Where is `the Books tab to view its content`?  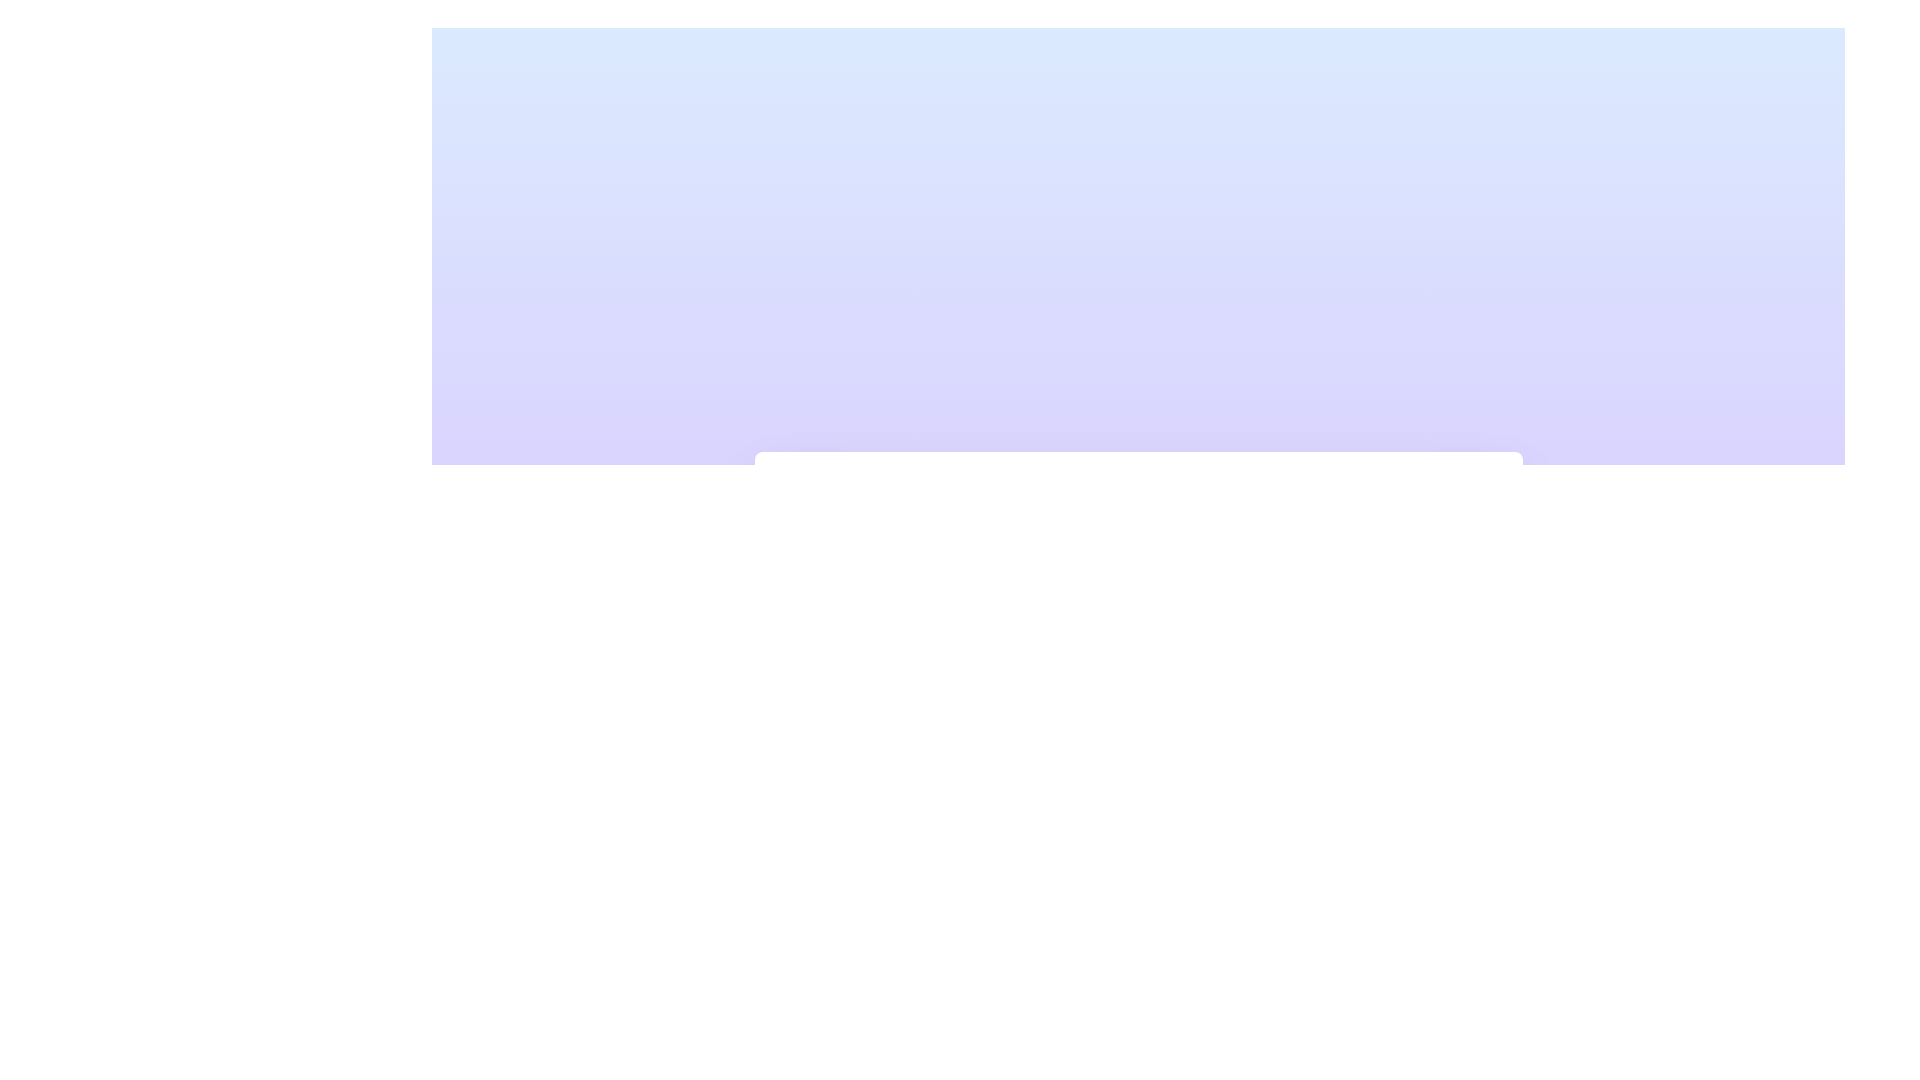
the Books tab to view its content is located at coordinates (896, 557).